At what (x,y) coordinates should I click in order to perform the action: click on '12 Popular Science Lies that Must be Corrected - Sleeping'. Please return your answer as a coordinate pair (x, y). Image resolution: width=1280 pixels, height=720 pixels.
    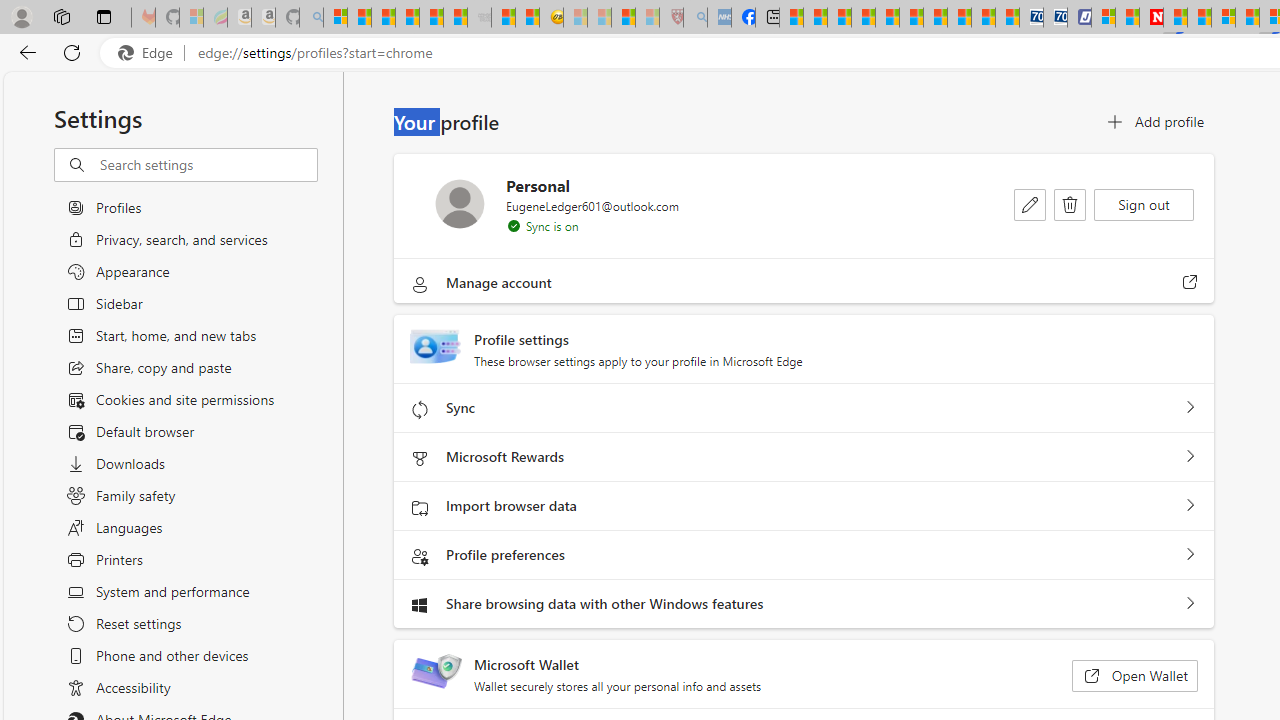
    Looking at the image, I should click on (647, 17).